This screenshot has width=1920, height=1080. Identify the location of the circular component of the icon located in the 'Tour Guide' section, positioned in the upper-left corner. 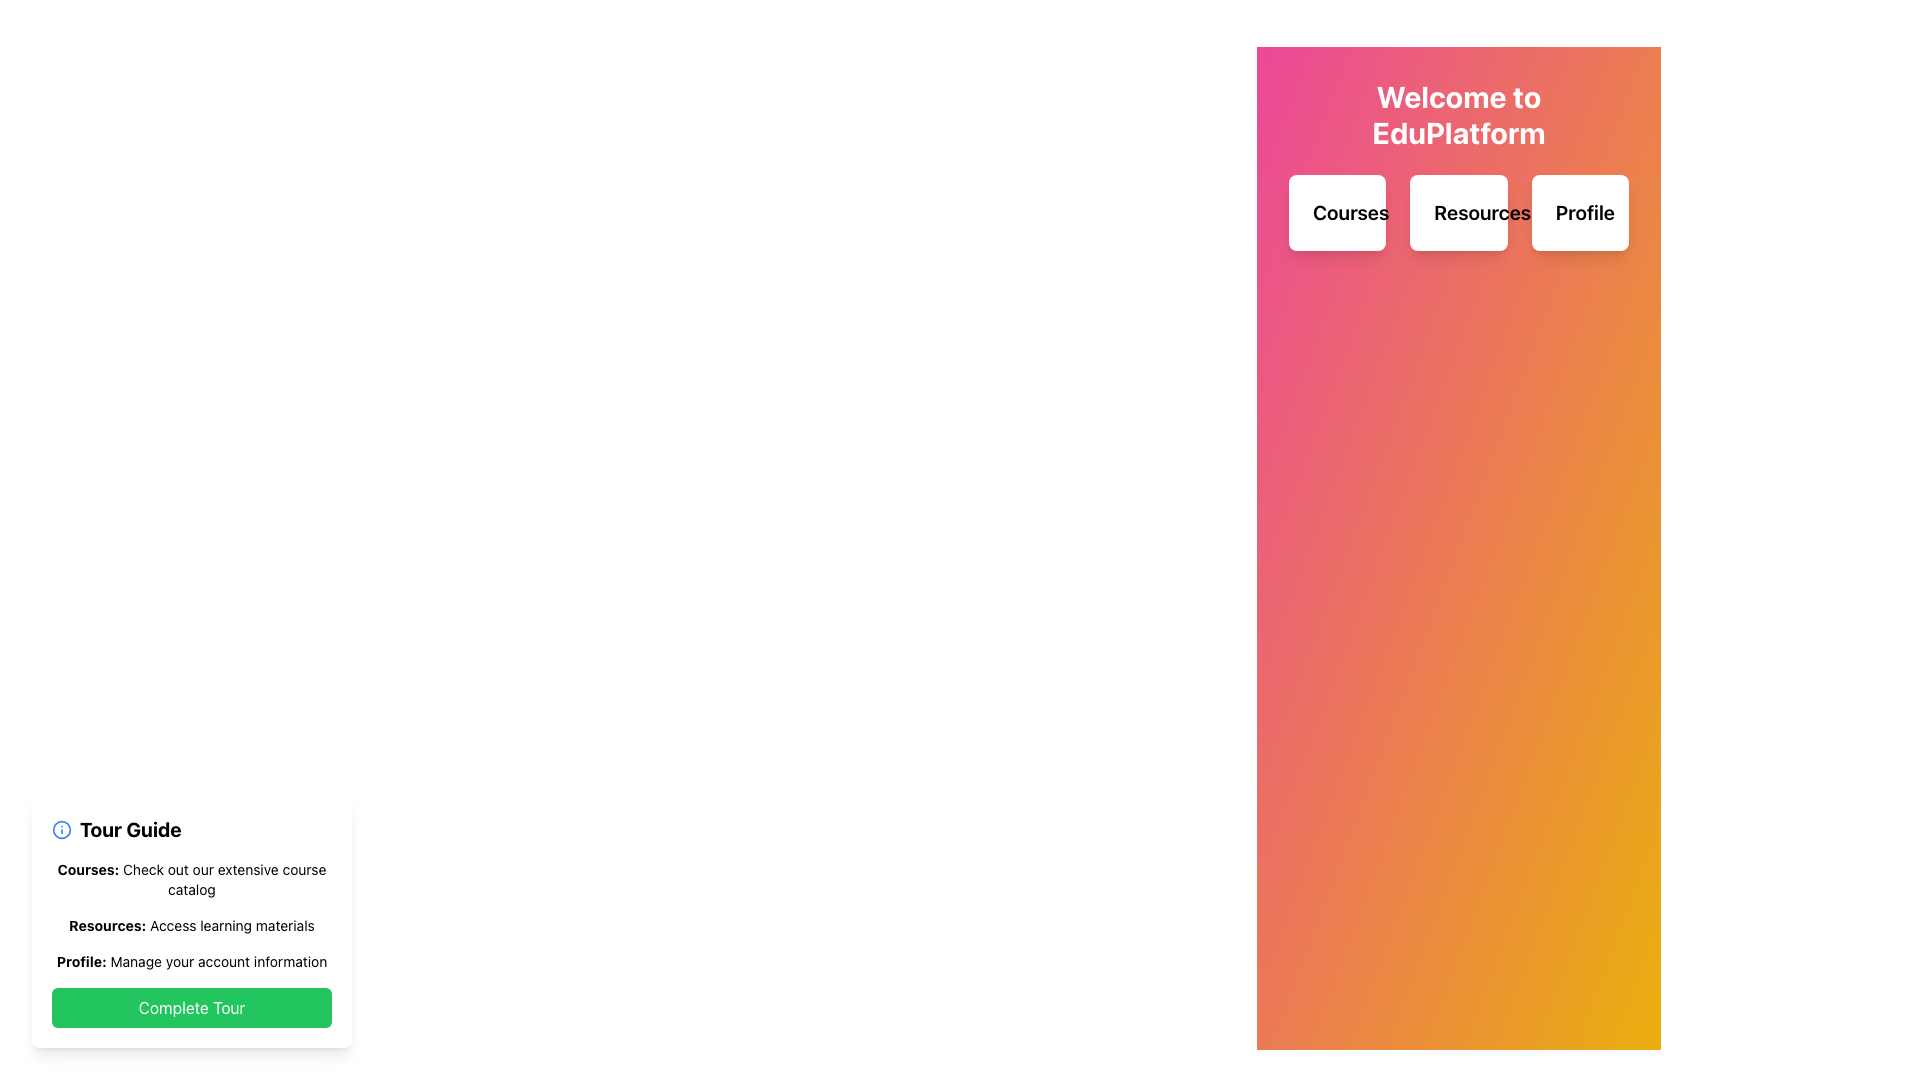
(62, 829).